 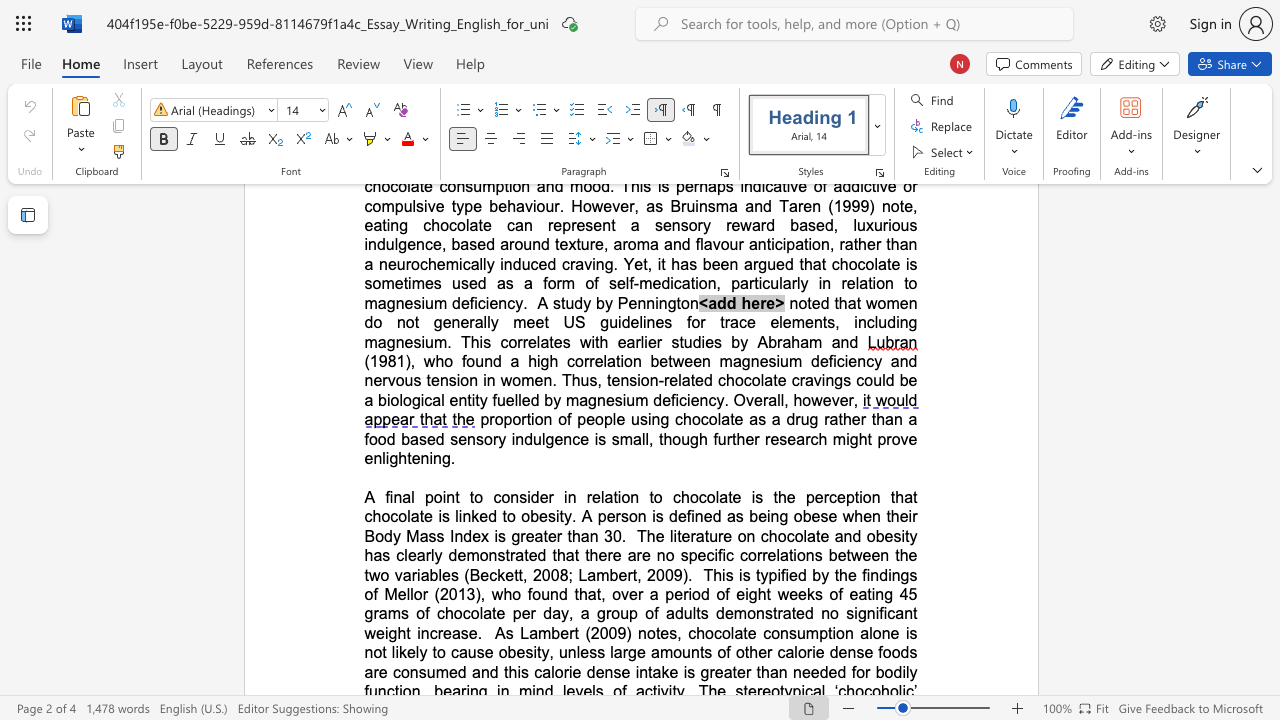 I want to click on the subset text "e and o" within the text "The literature on chocolate and obesity has clearly", so click(x=820, y=535).